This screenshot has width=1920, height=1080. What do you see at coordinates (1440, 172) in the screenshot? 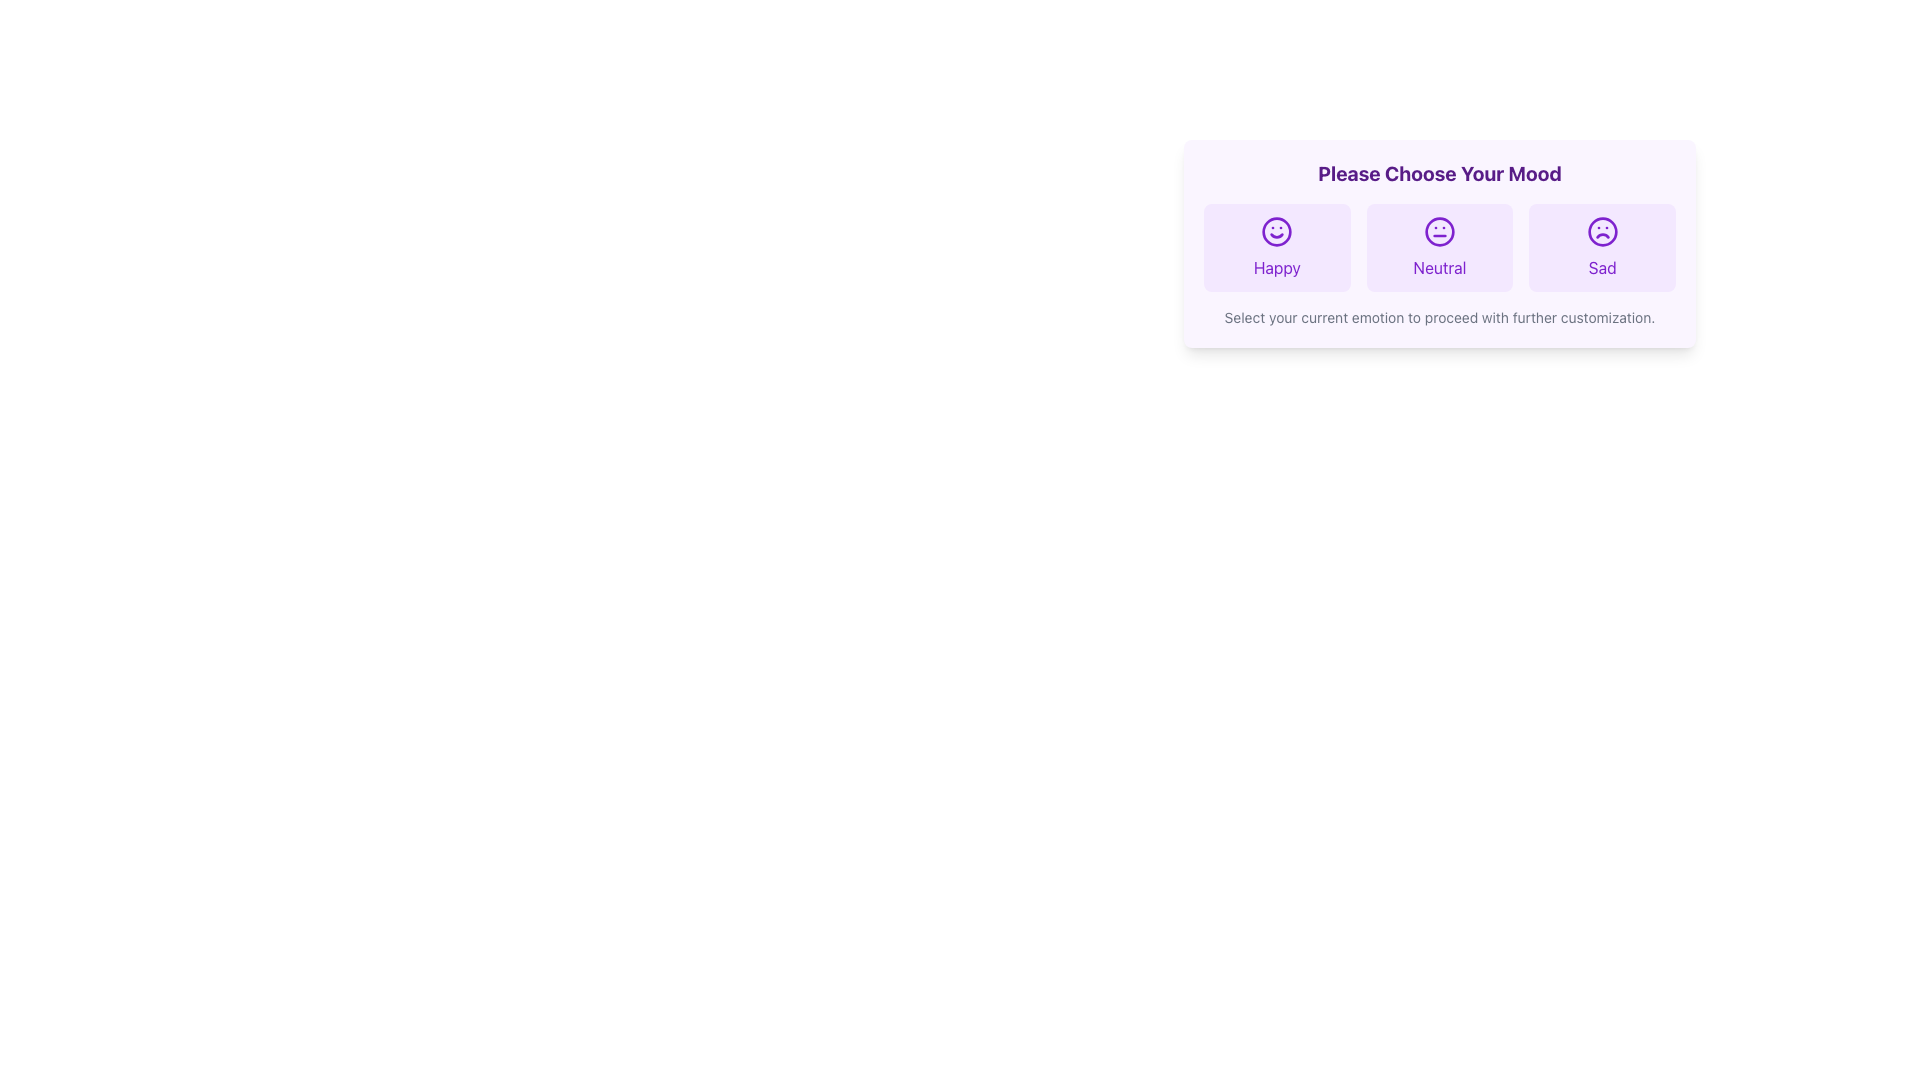
I see `the text label that instructs users to select their mood, located at the top of a light purple panel above the buttons labeled 'Happy', 'Neutral', and 'Sad'` at bounding box center [1440, 172].